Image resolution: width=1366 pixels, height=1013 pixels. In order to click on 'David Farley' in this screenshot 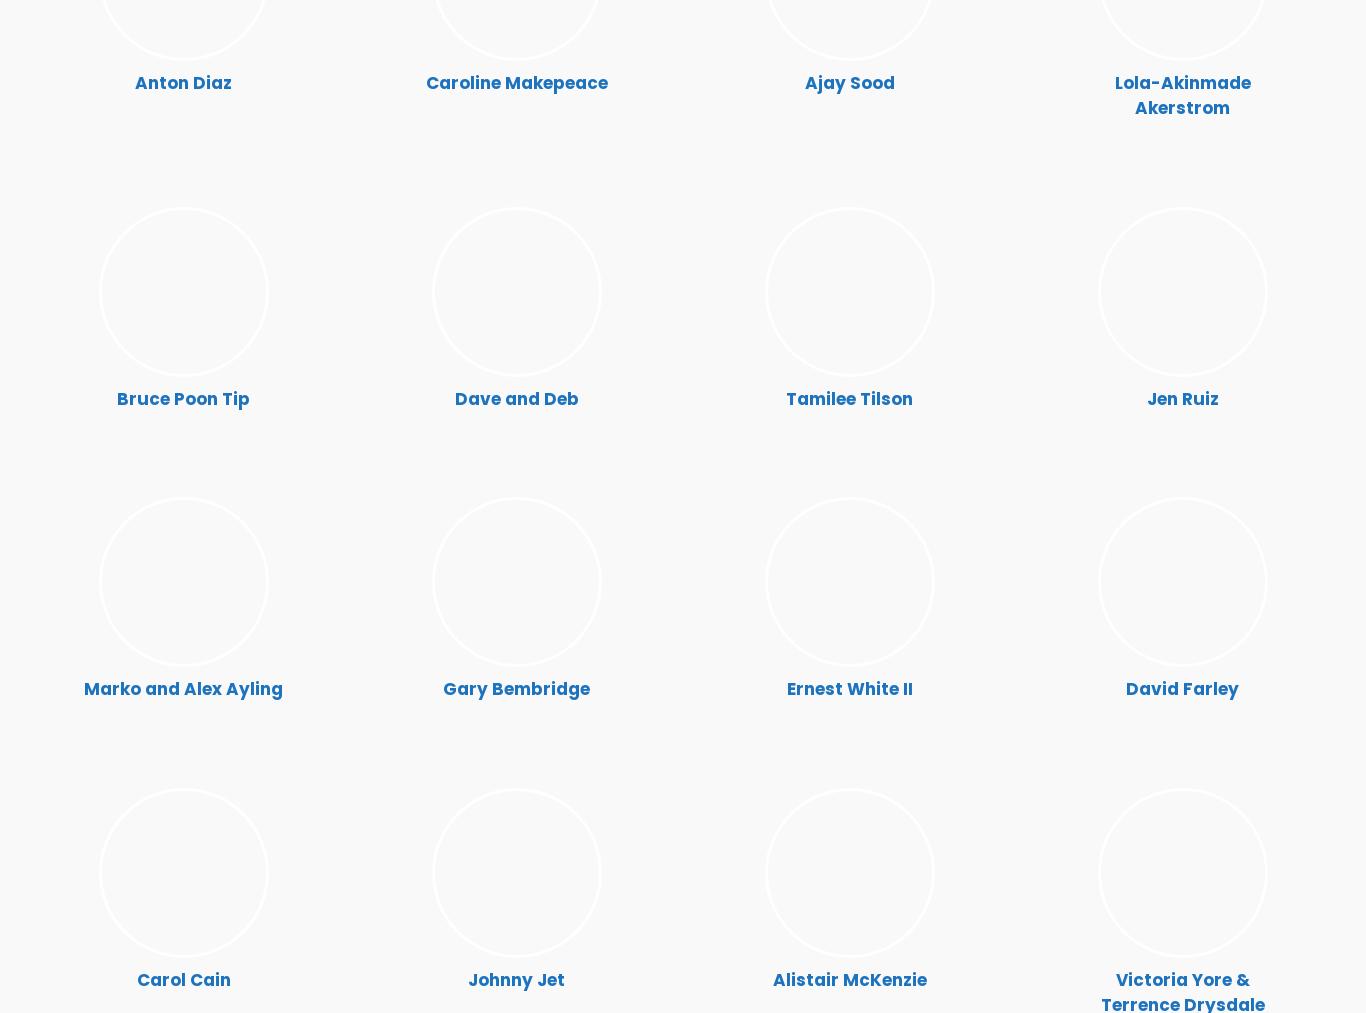, I will do `click(1182, 688)`.